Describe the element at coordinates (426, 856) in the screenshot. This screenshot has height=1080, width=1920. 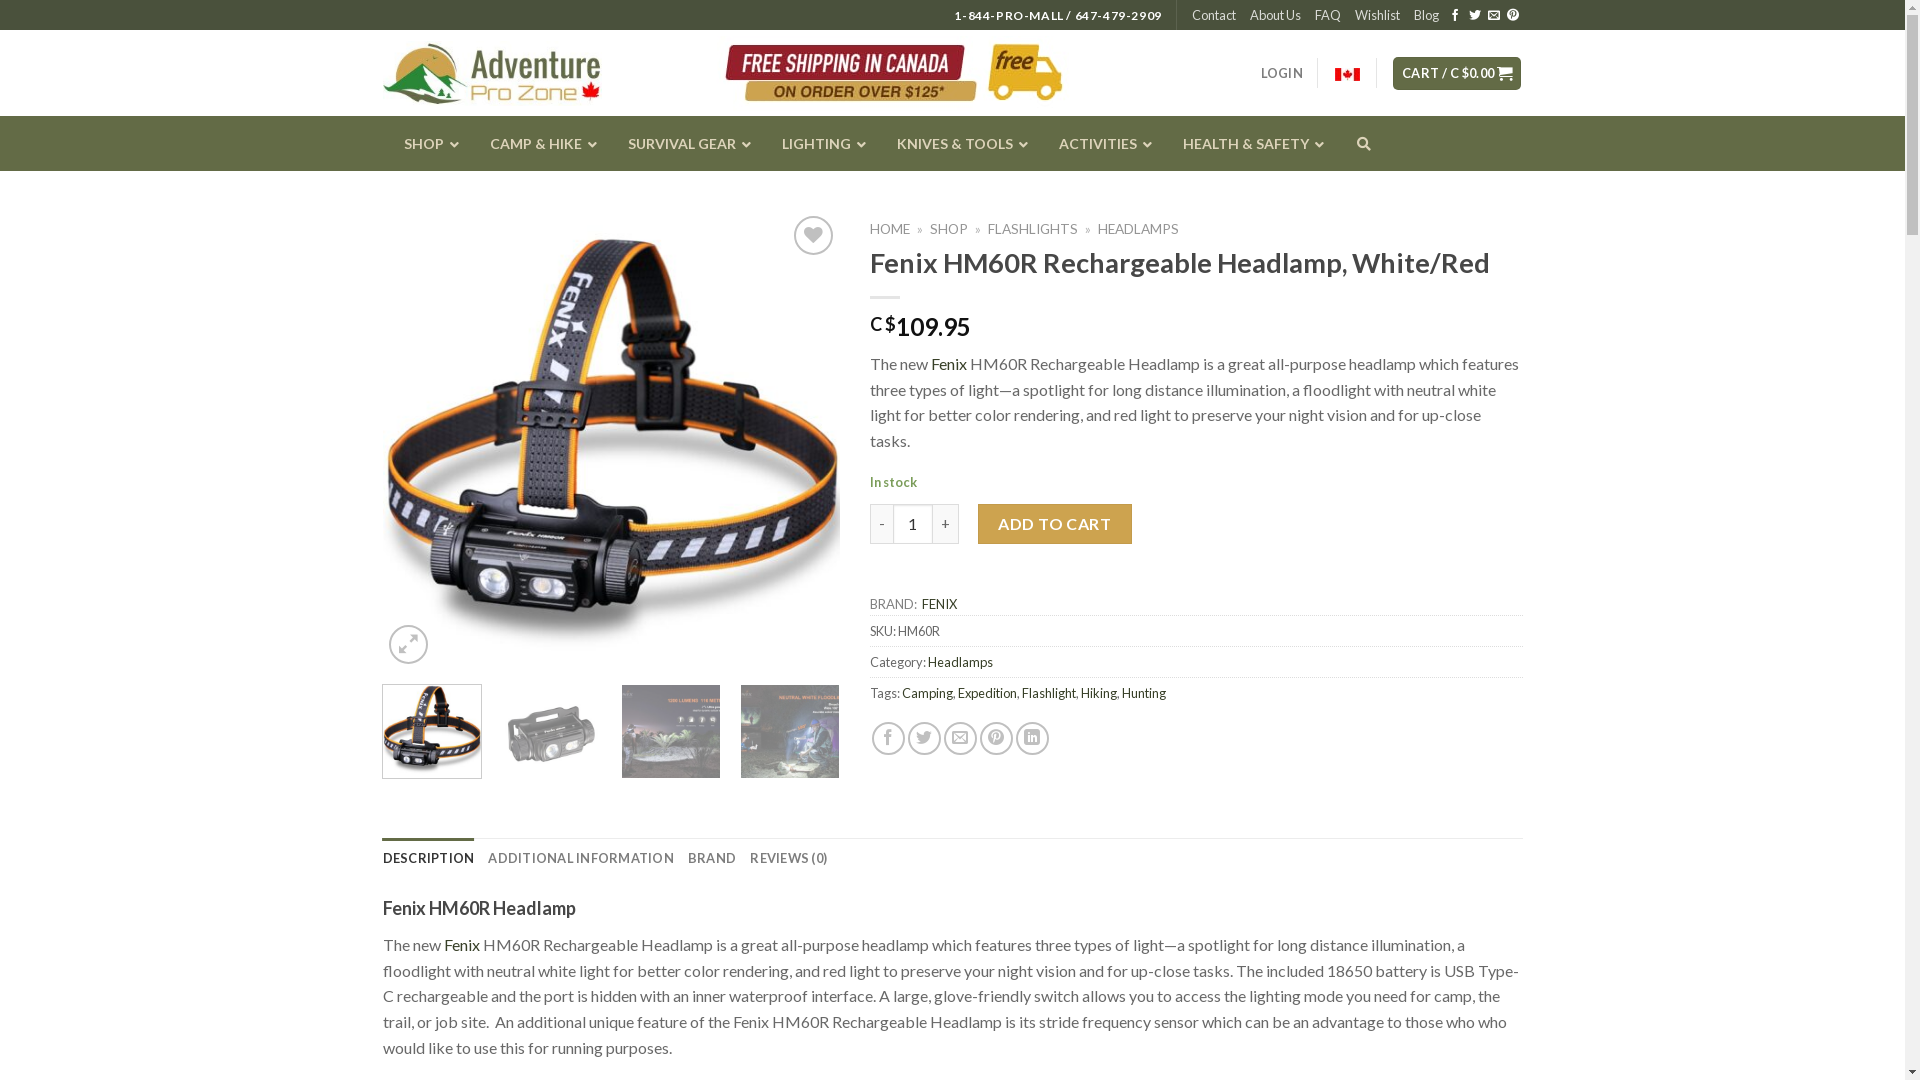
I see `'DESCRIPTION'` at that location.